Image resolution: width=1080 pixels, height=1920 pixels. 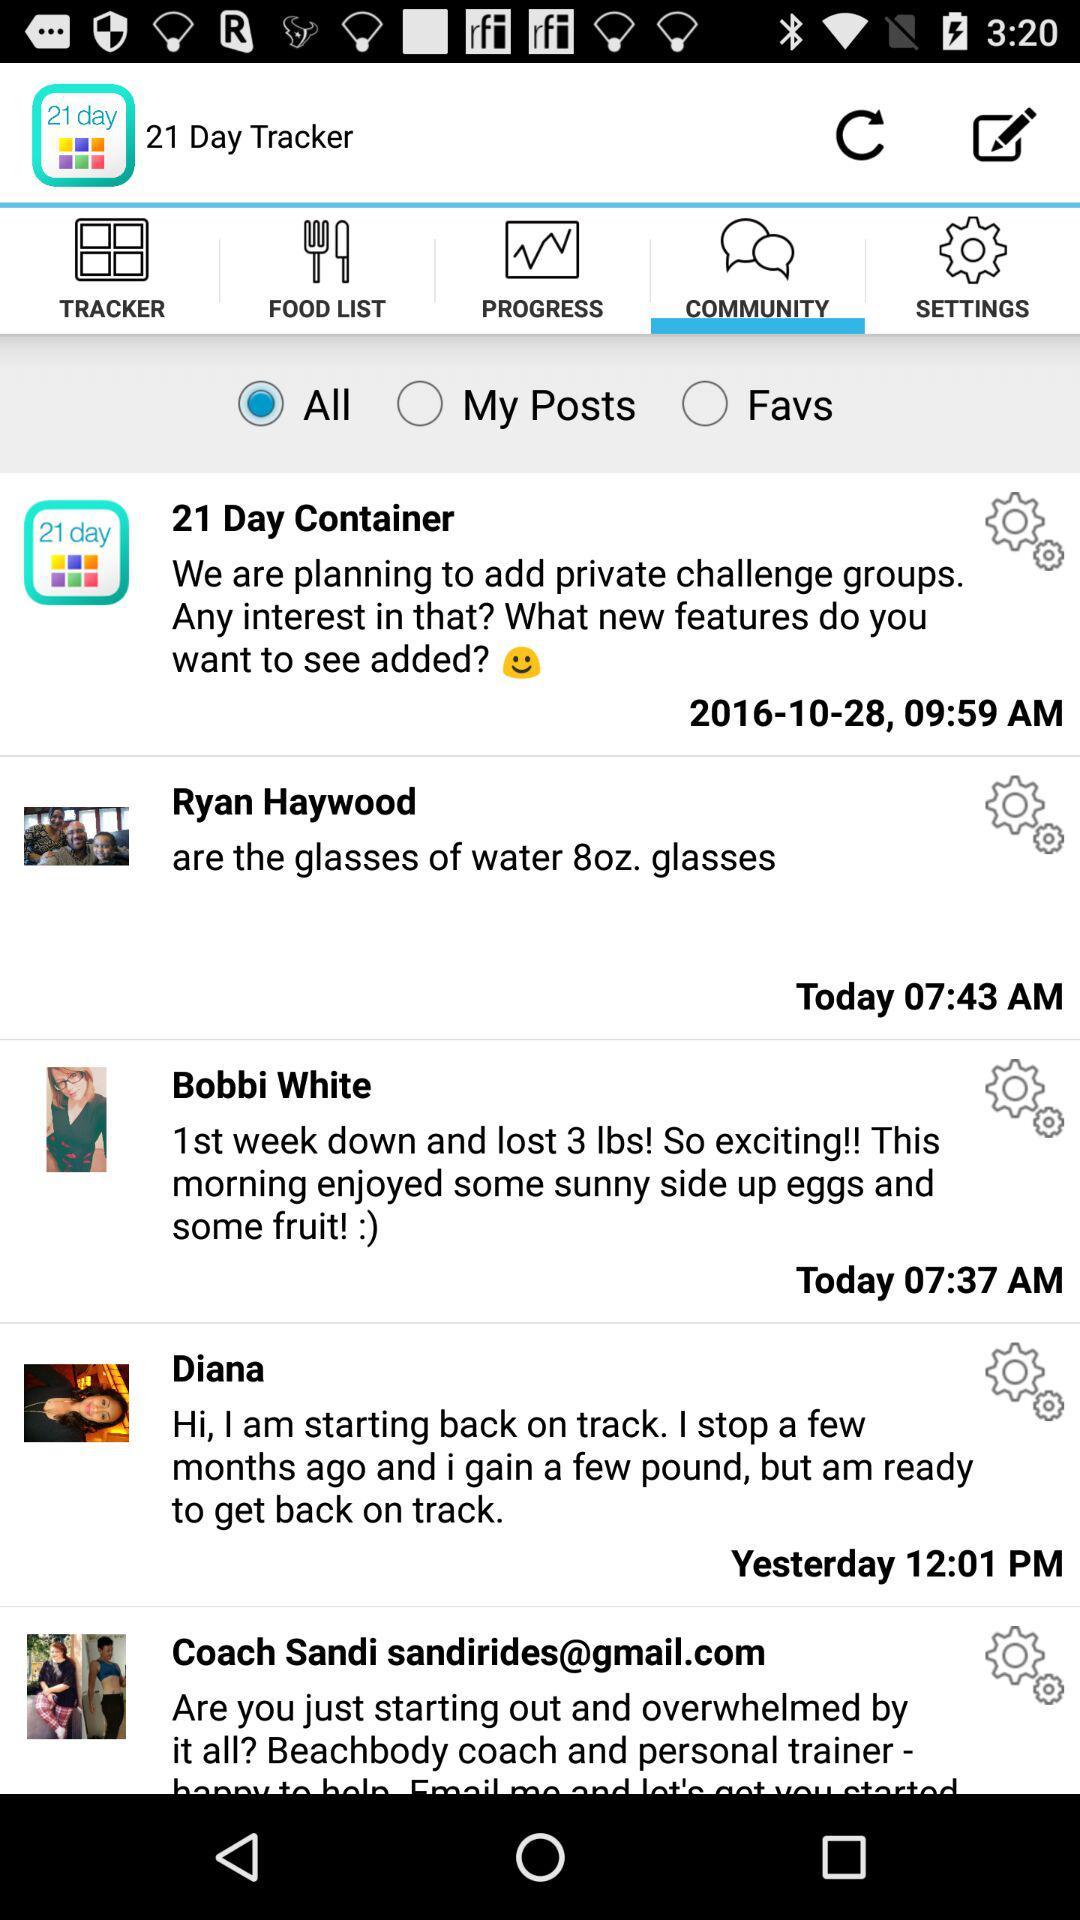 What do you see at coordinates (1024, 814) in the screenshot?
I see `open settings for the post` at bounding box center [1024, 814].